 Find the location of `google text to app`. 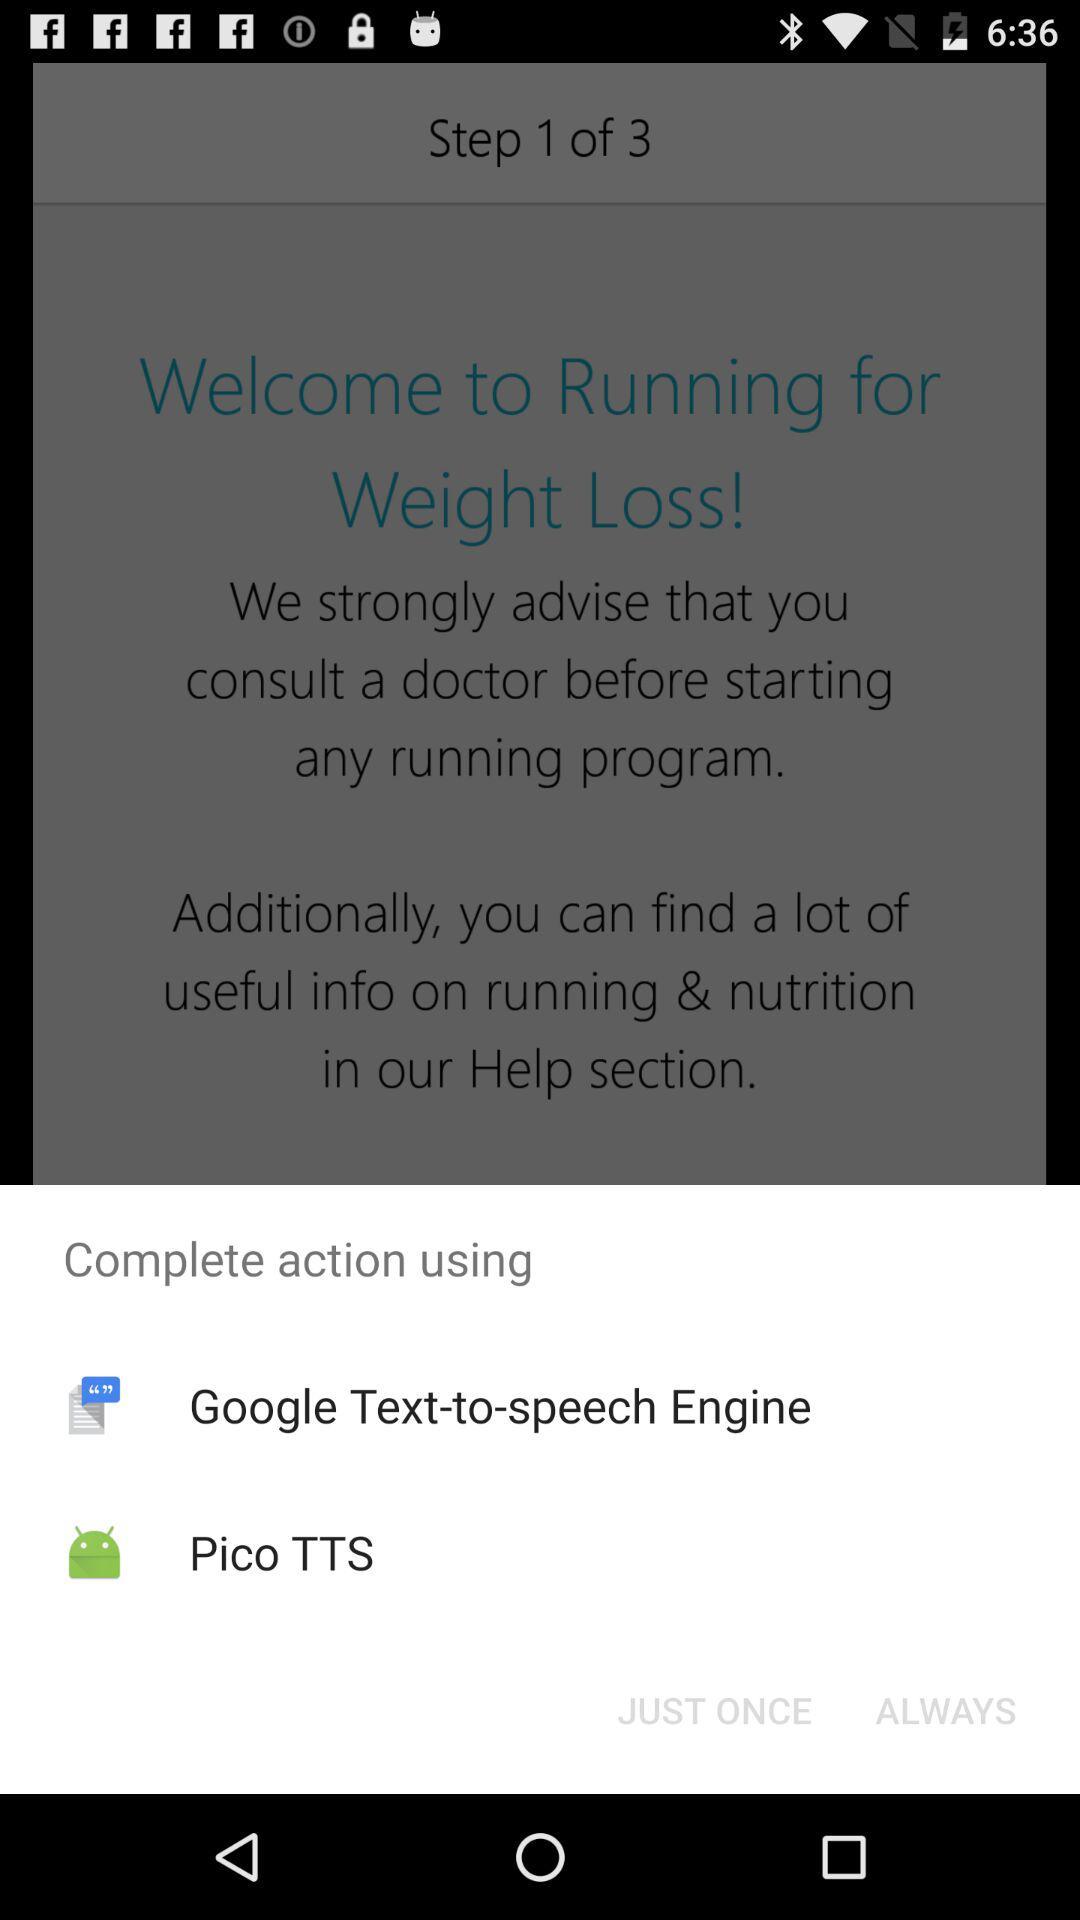

google text to app is located at coordinates (499, 1404).